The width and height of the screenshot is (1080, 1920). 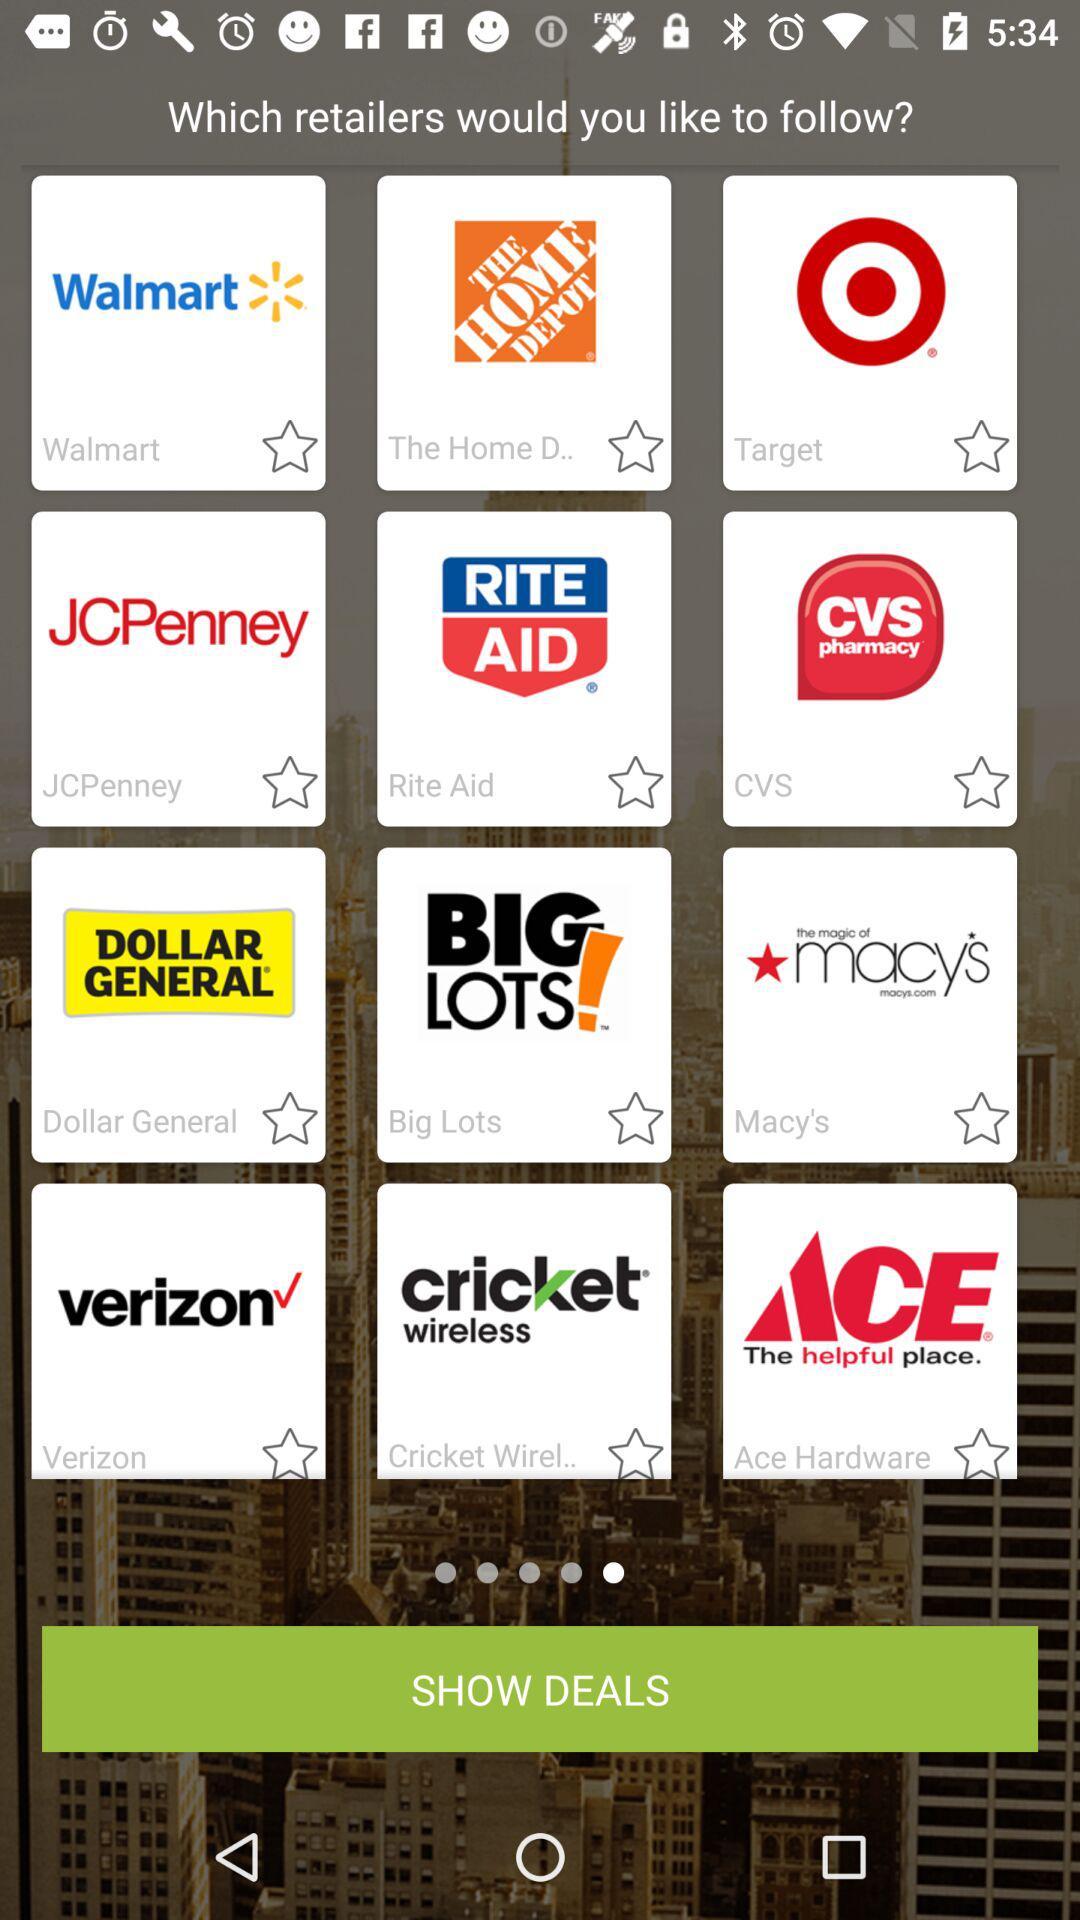 I want to click on follow retailer, so click(x=968, y=783).